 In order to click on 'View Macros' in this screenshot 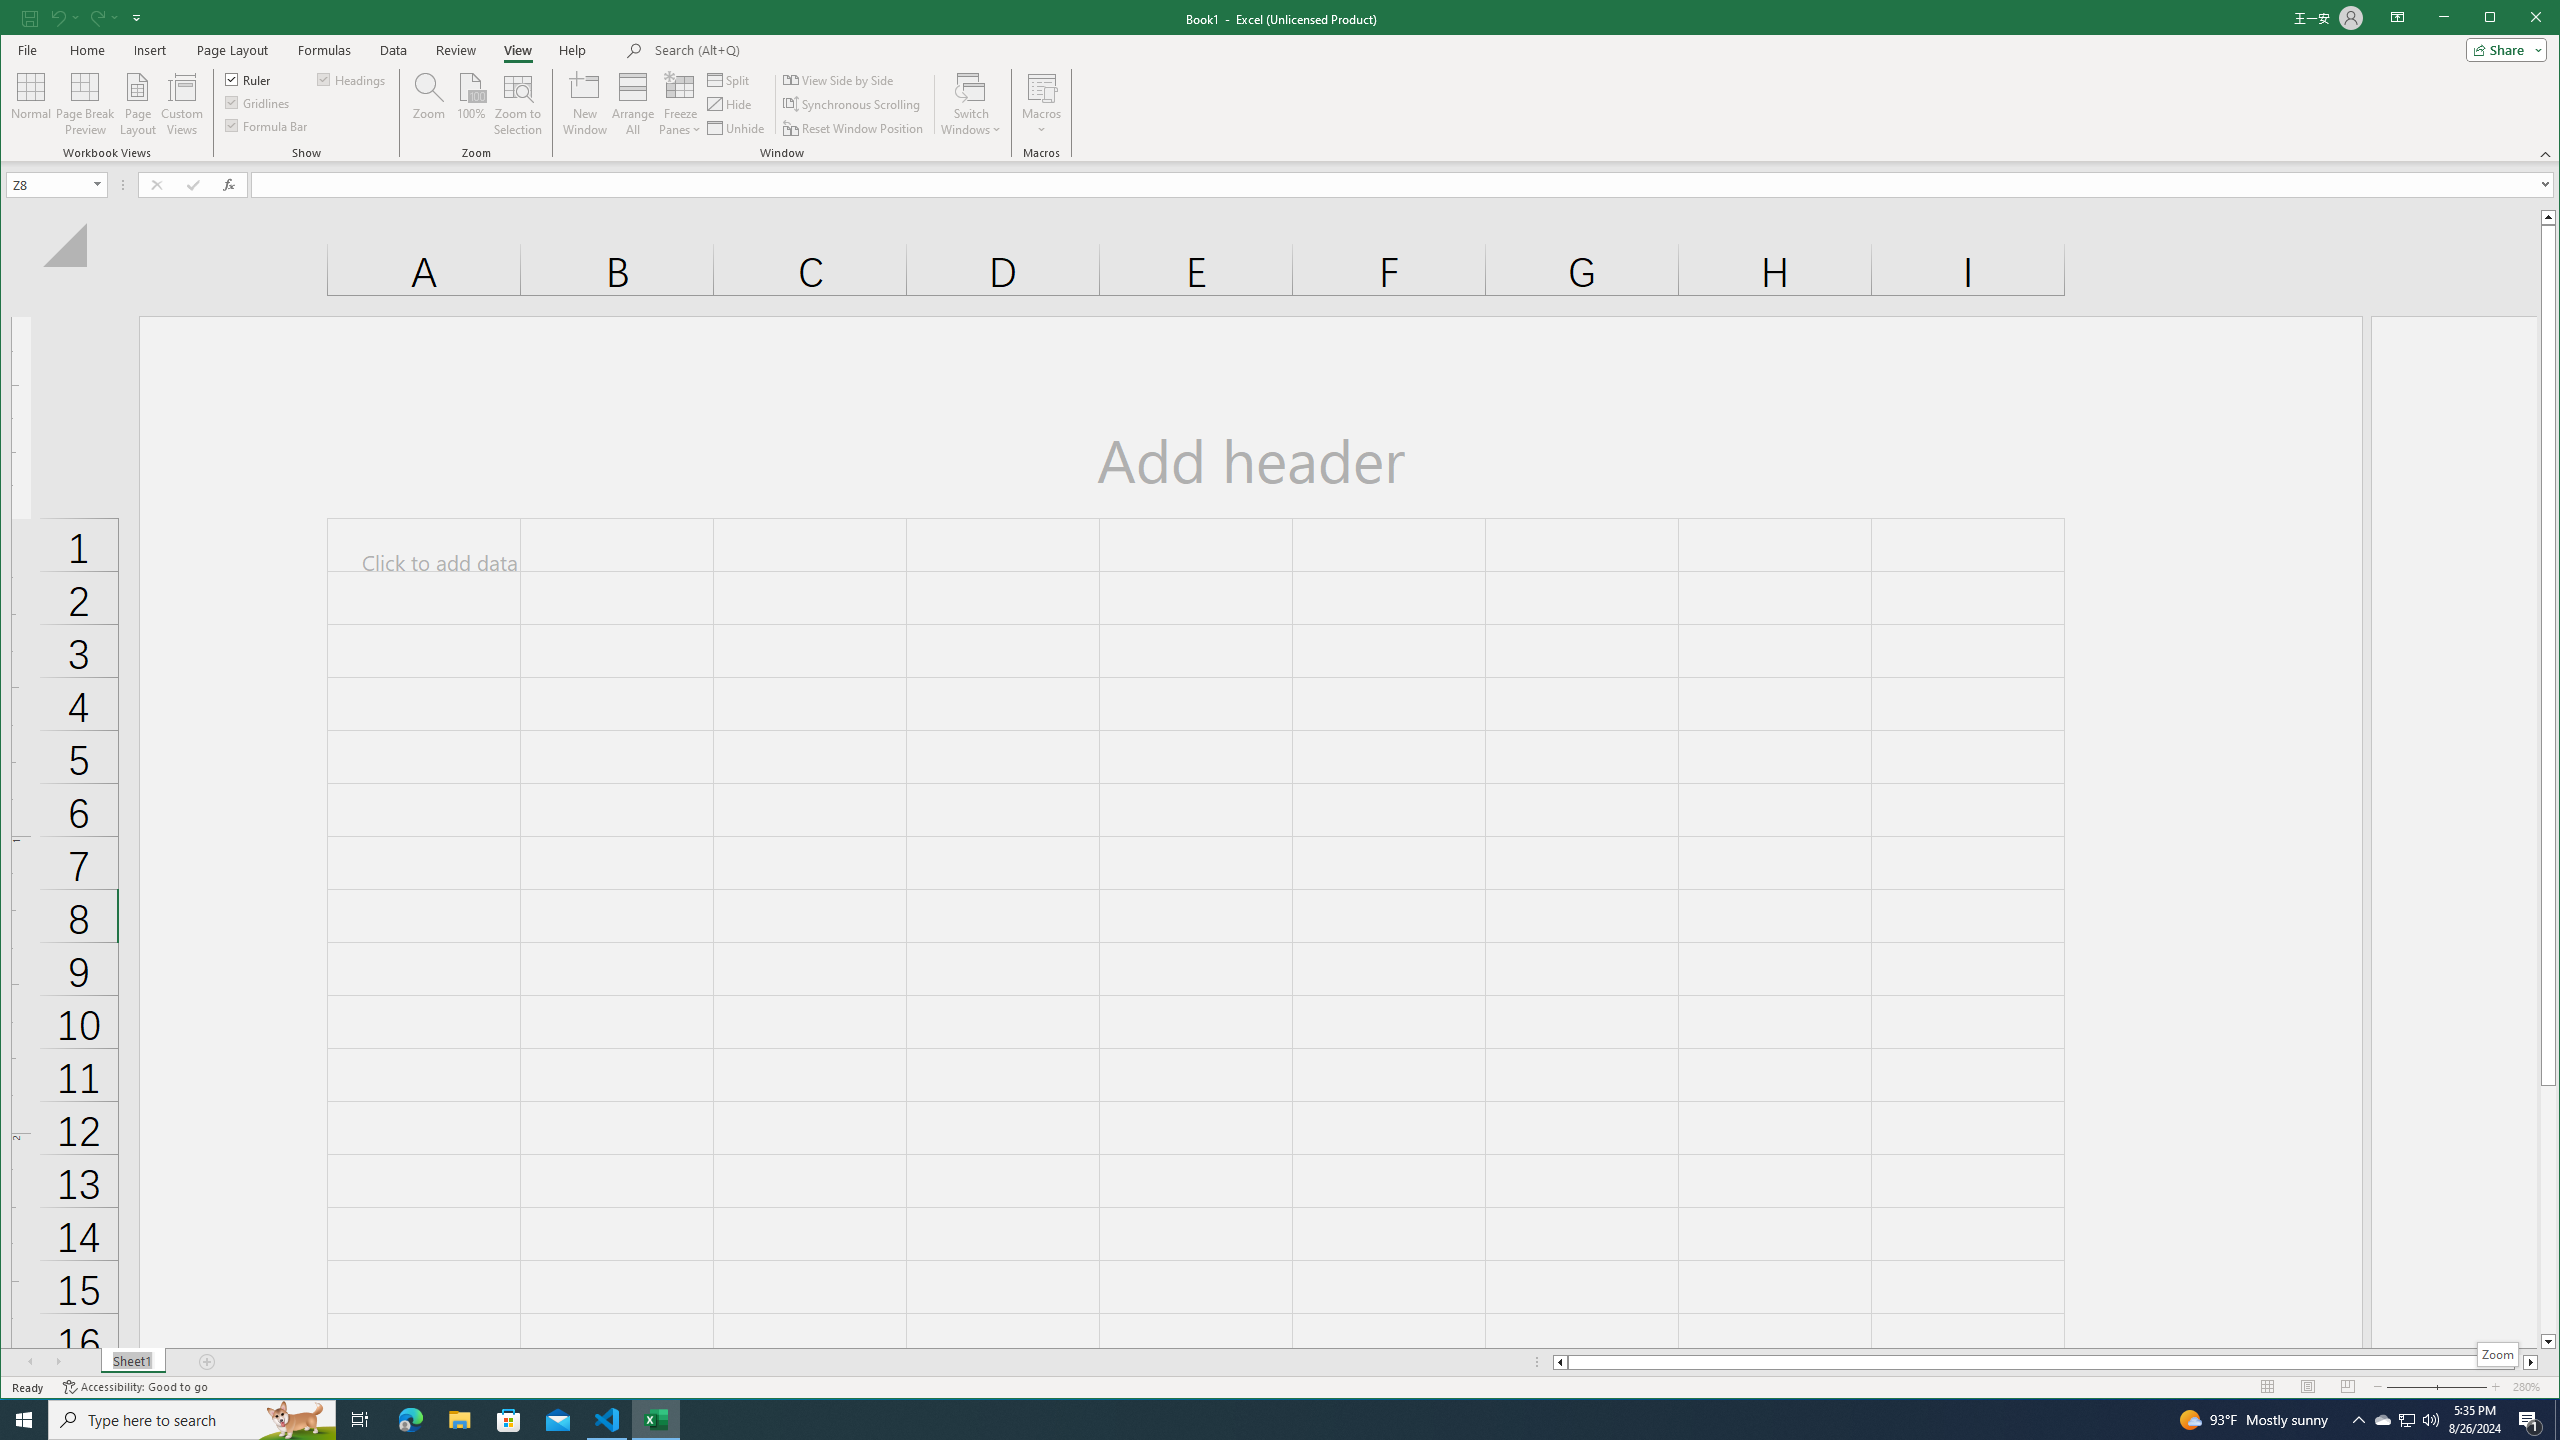, I will do `click(1040, 85)`.